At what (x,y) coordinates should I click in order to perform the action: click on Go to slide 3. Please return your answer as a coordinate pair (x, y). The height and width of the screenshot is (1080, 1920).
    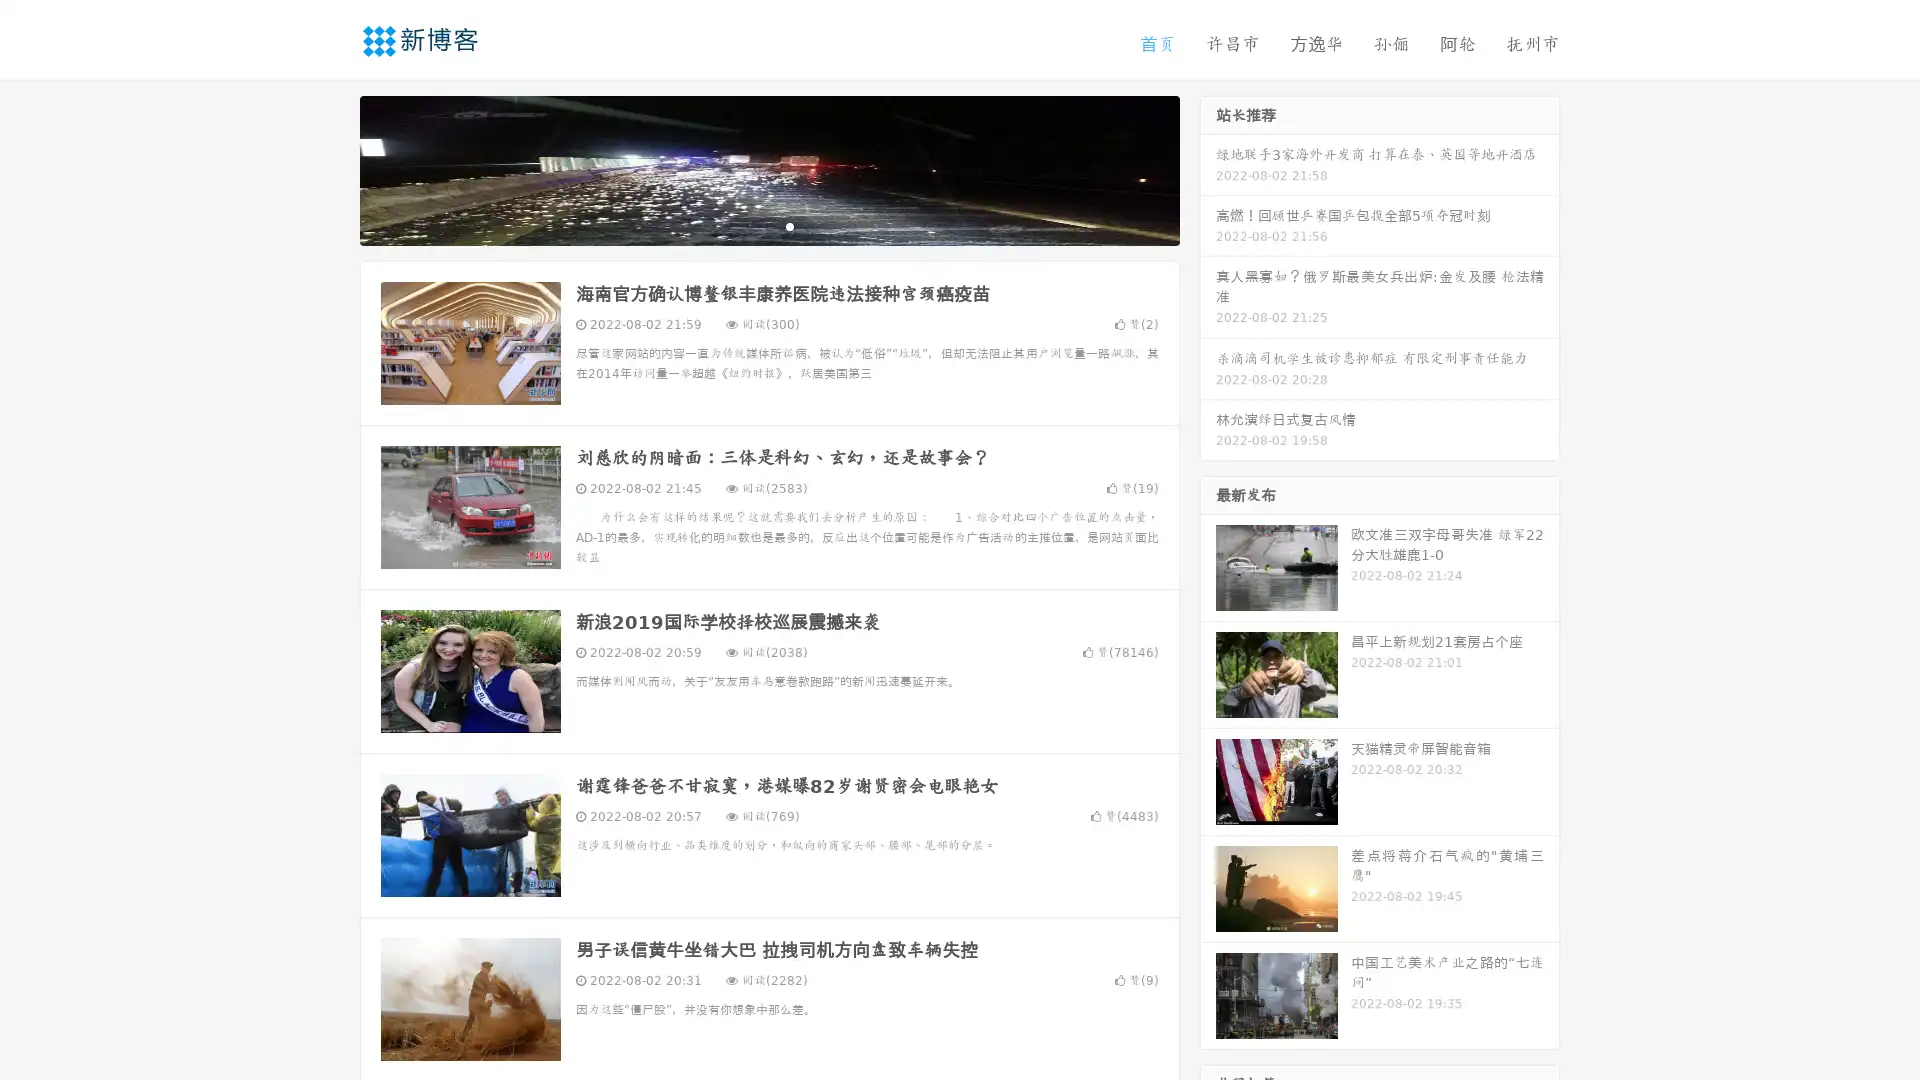
    Looking at the image, I should click on (789, 225).